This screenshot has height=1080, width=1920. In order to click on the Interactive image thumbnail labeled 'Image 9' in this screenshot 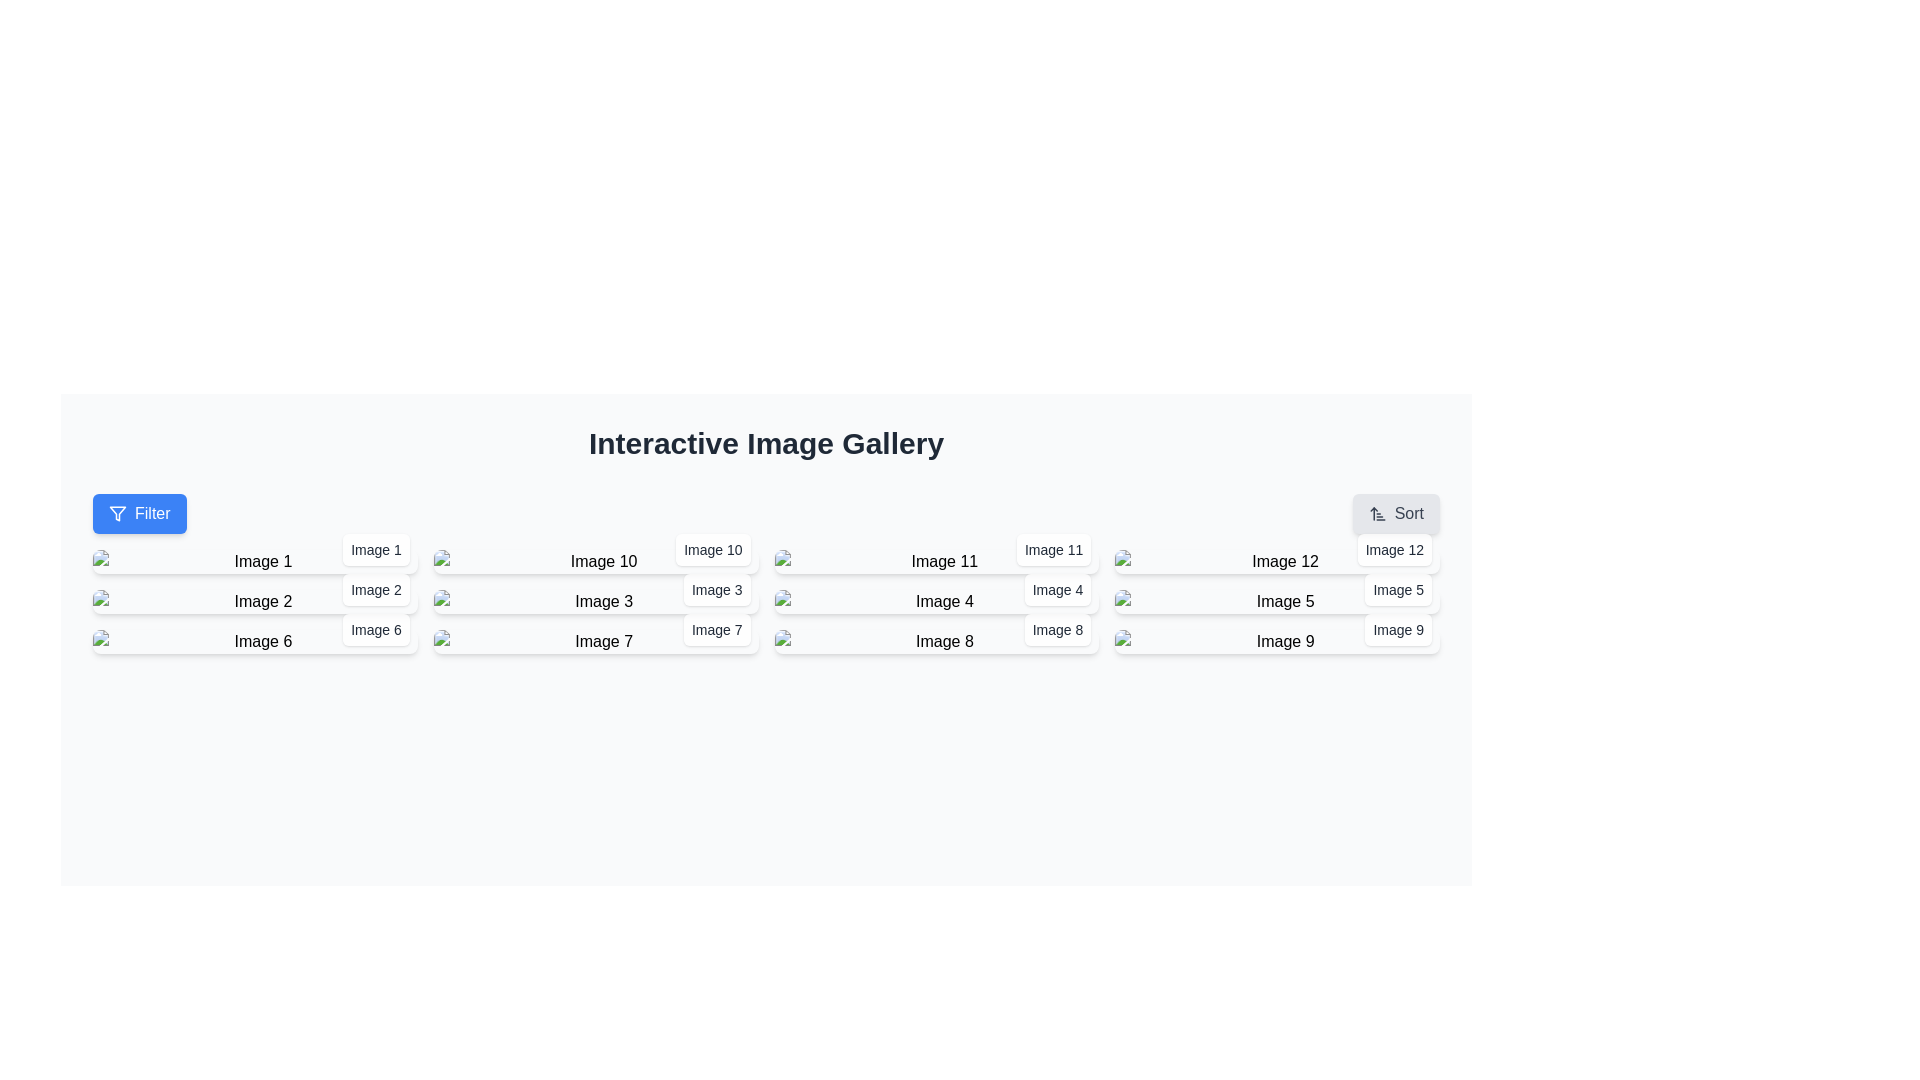, I will do `click(1276, 641)`.